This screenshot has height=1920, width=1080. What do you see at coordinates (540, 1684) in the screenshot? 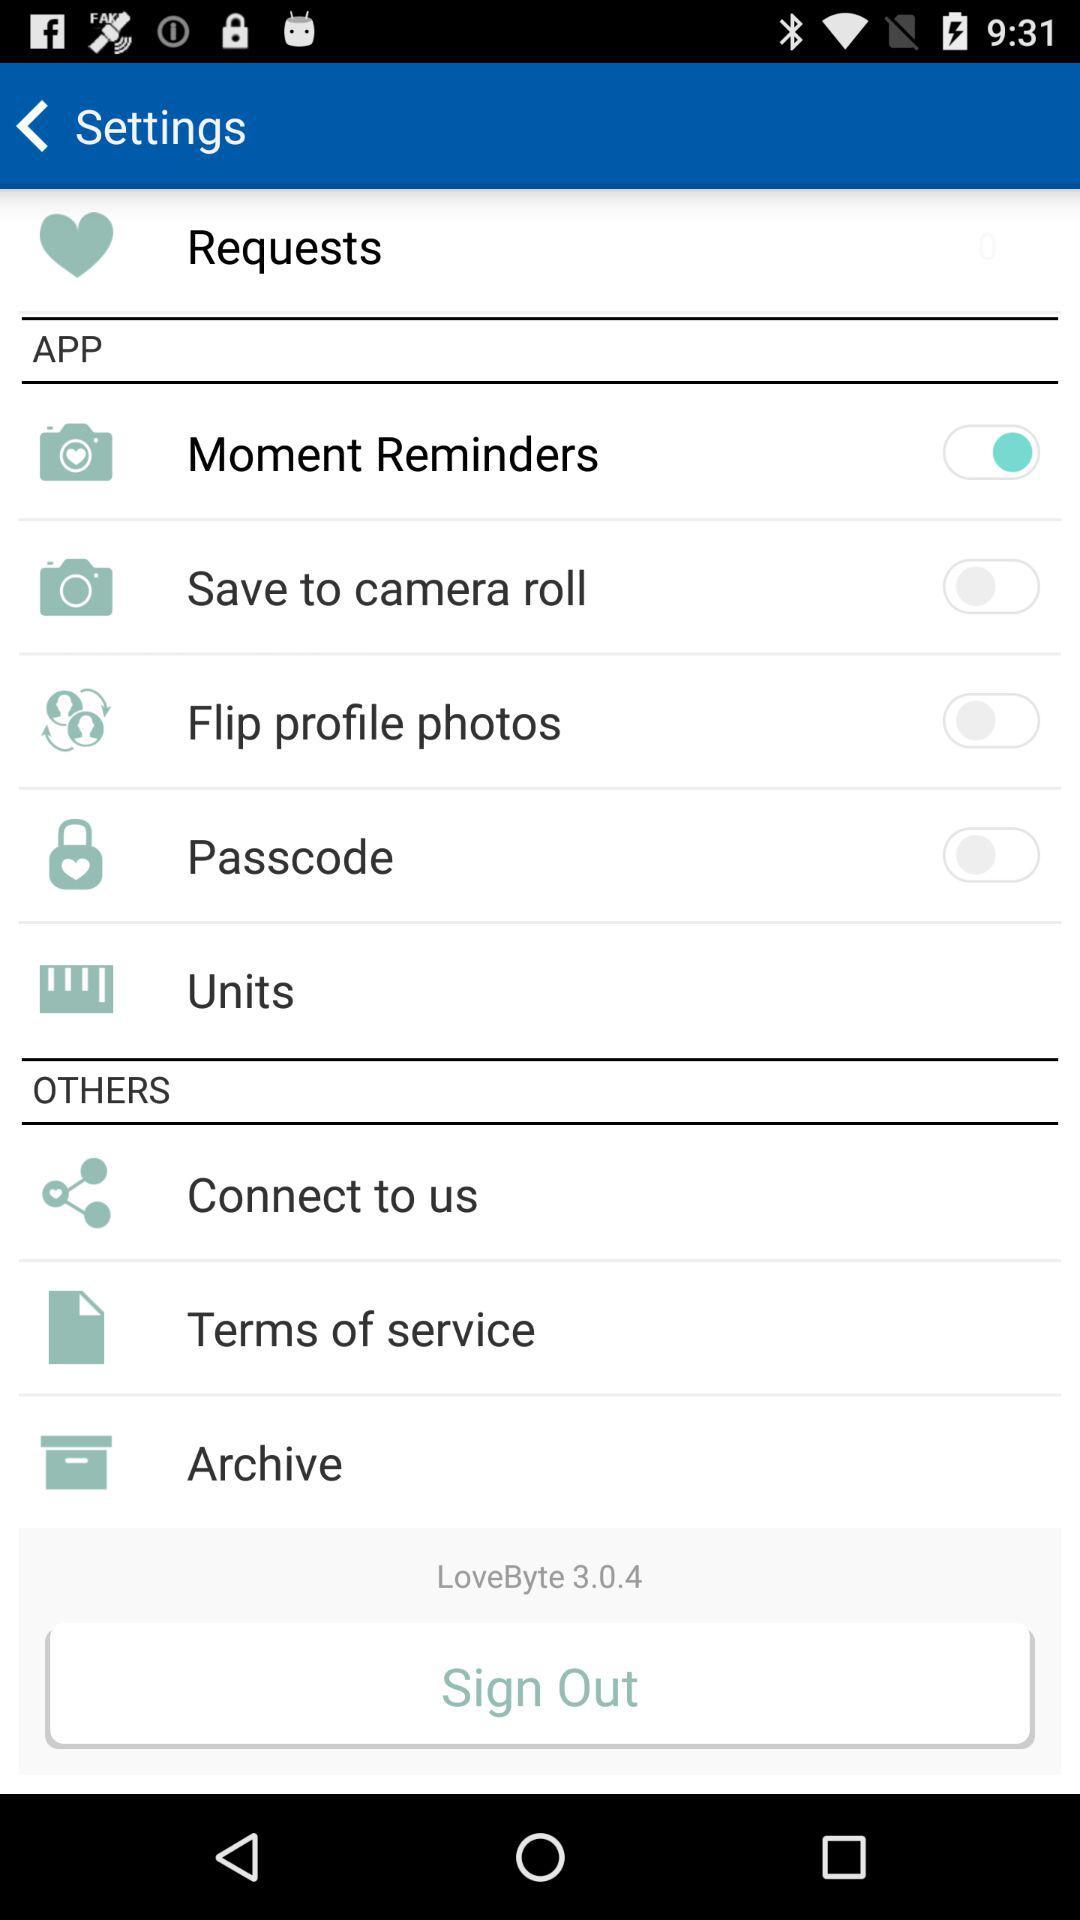
I see `icon below the lovebyte 3 0 item` at bounding box center [540, 1684].